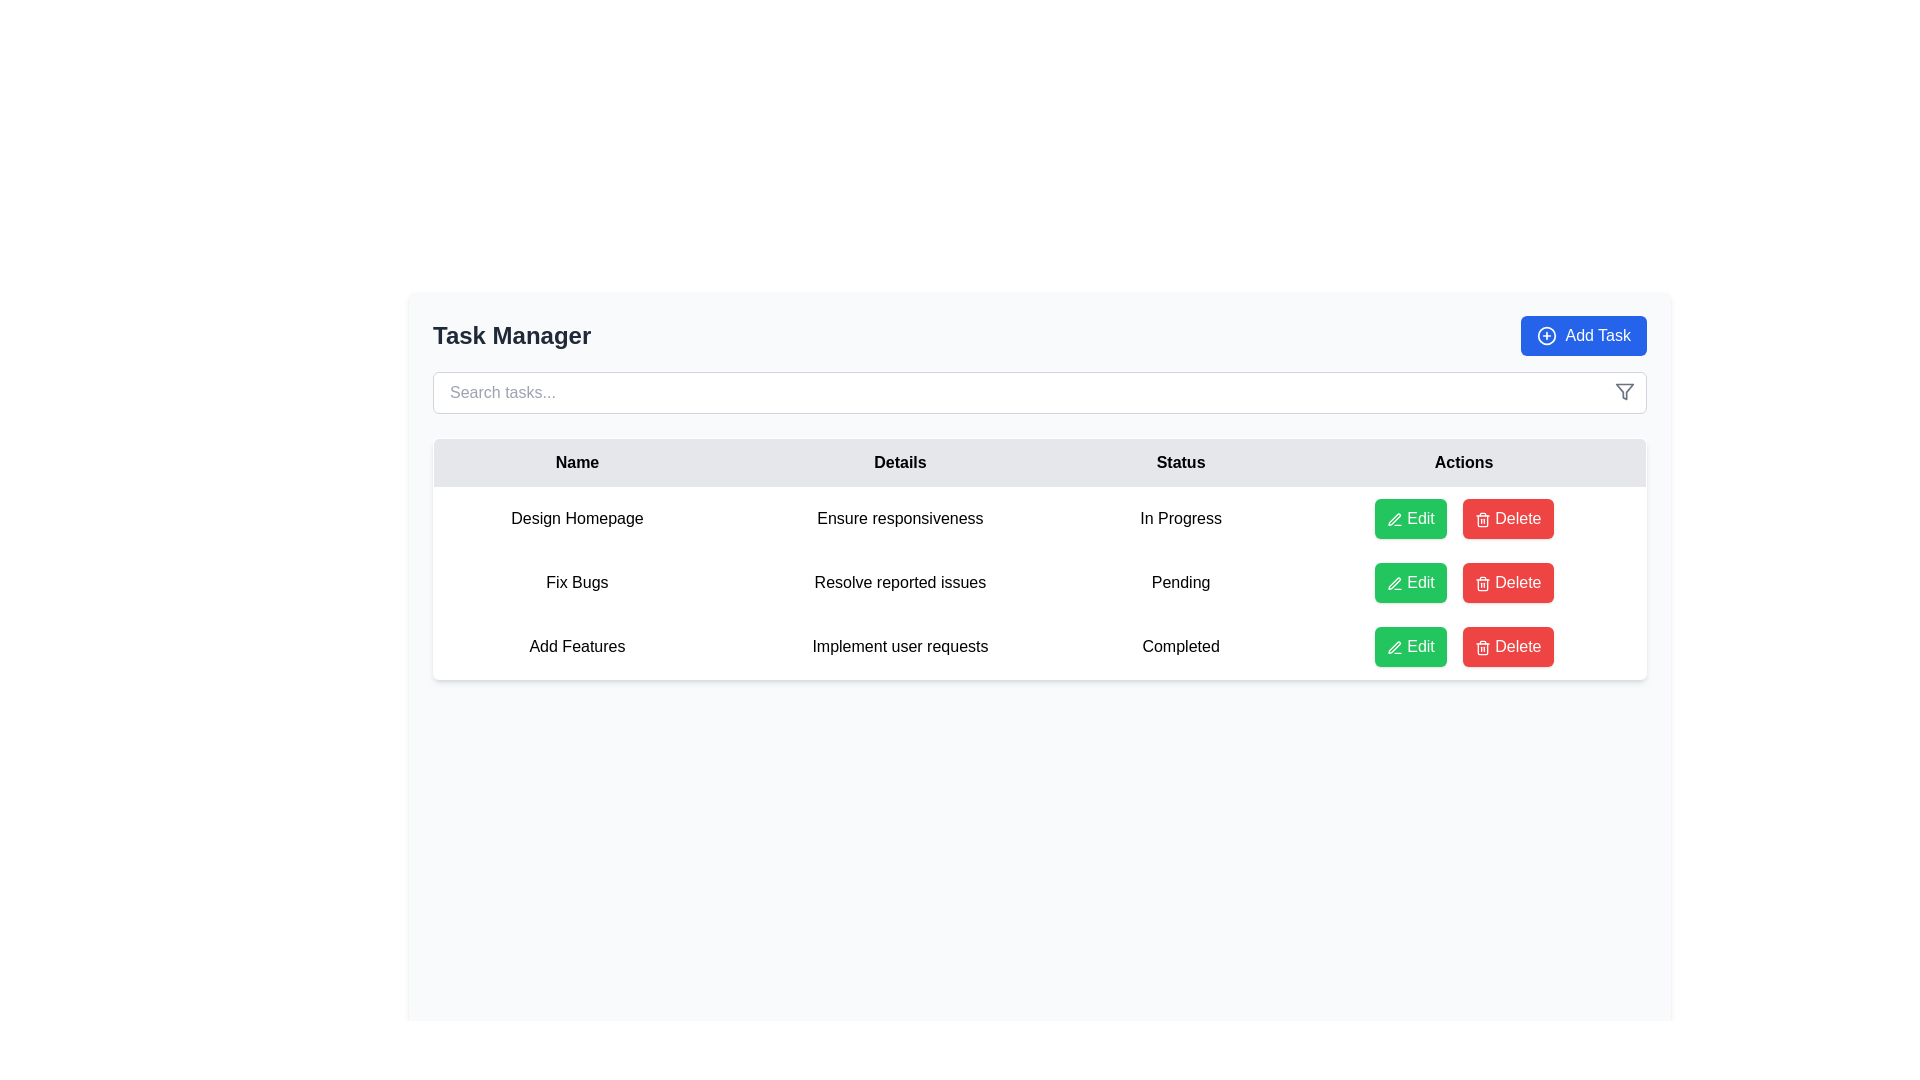 The image size is (1920, 1080). Describe the element at coordinates (1546, 334) in the screenshot. I see `the circular icon with a plus sign in the center, which is located adjacent to the text 'Add Task'` at that location.